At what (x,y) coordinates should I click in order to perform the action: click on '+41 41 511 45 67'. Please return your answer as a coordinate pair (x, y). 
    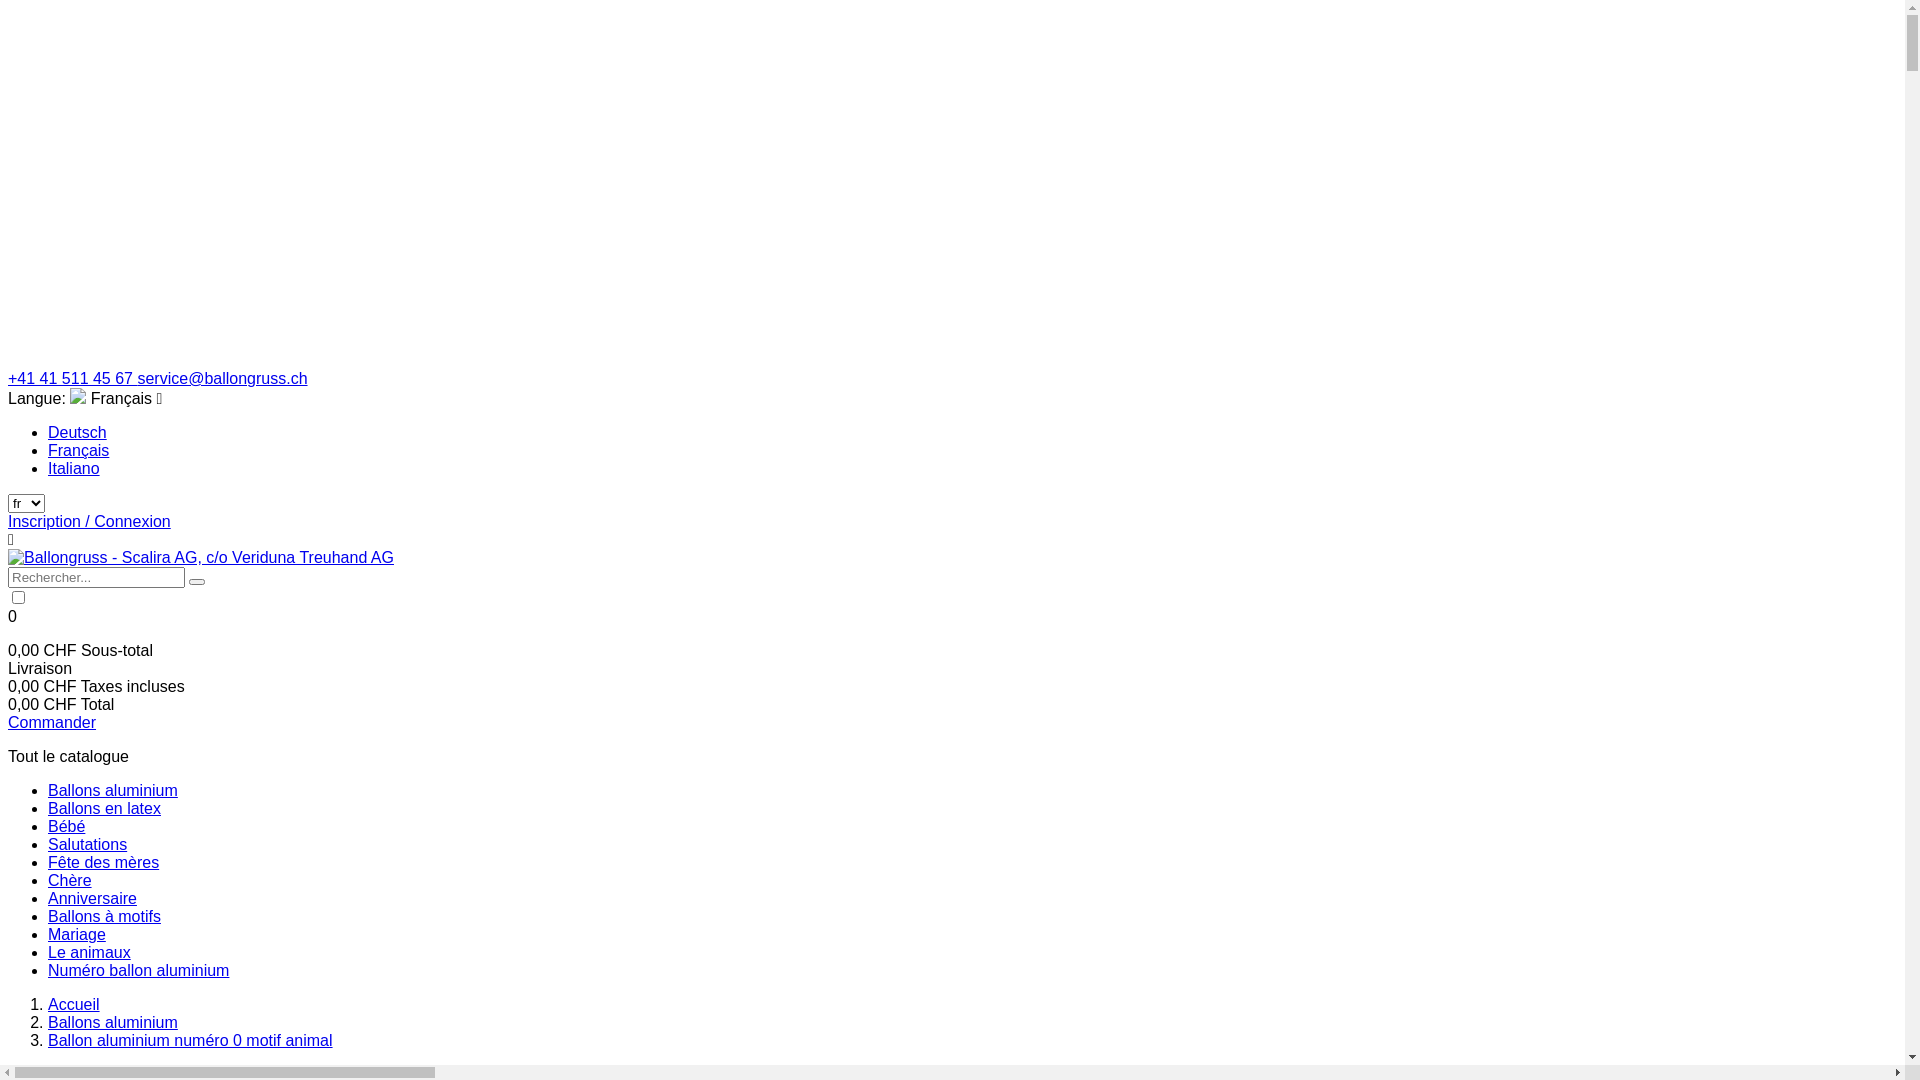
    Looking at the image, I should click on (72, 378).